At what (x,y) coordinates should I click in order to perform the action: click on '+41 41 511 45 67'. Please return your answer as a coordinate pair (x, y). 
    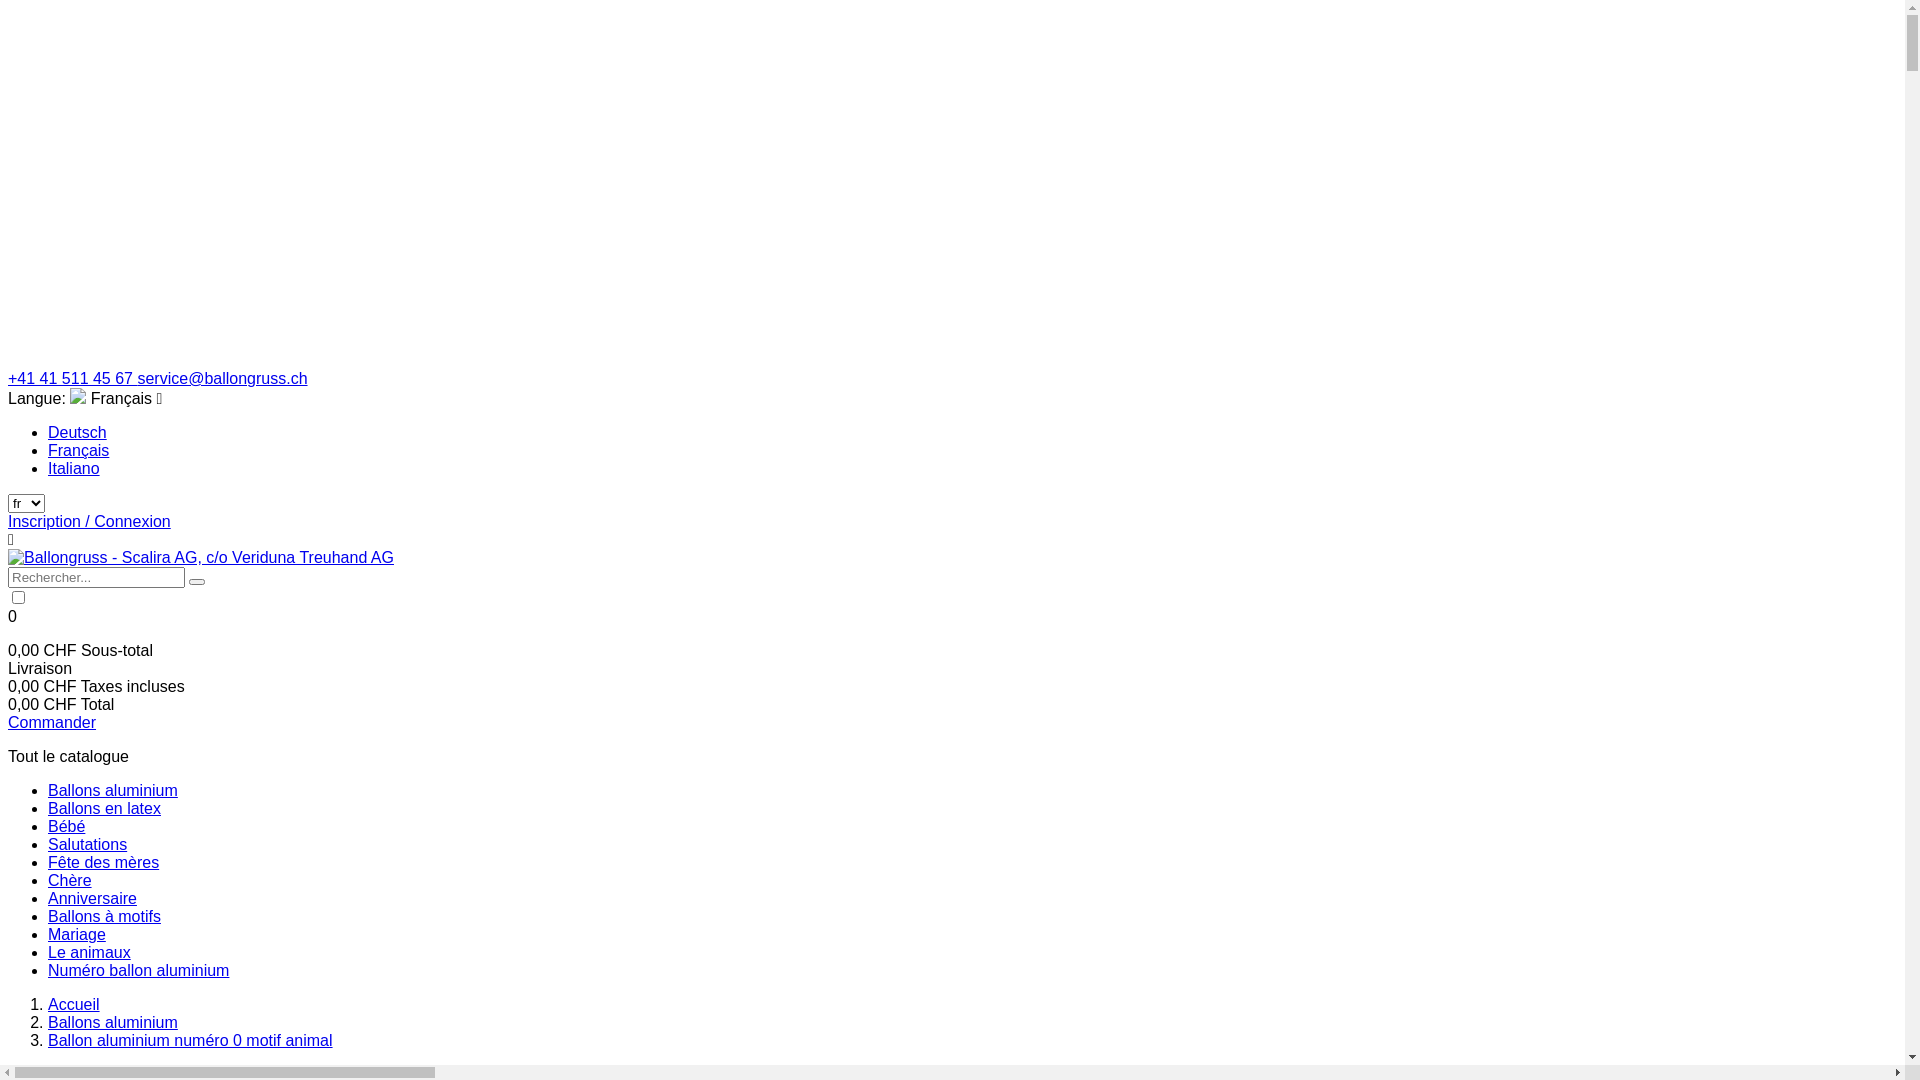
    Looking at the image, I should click on (72, 378).